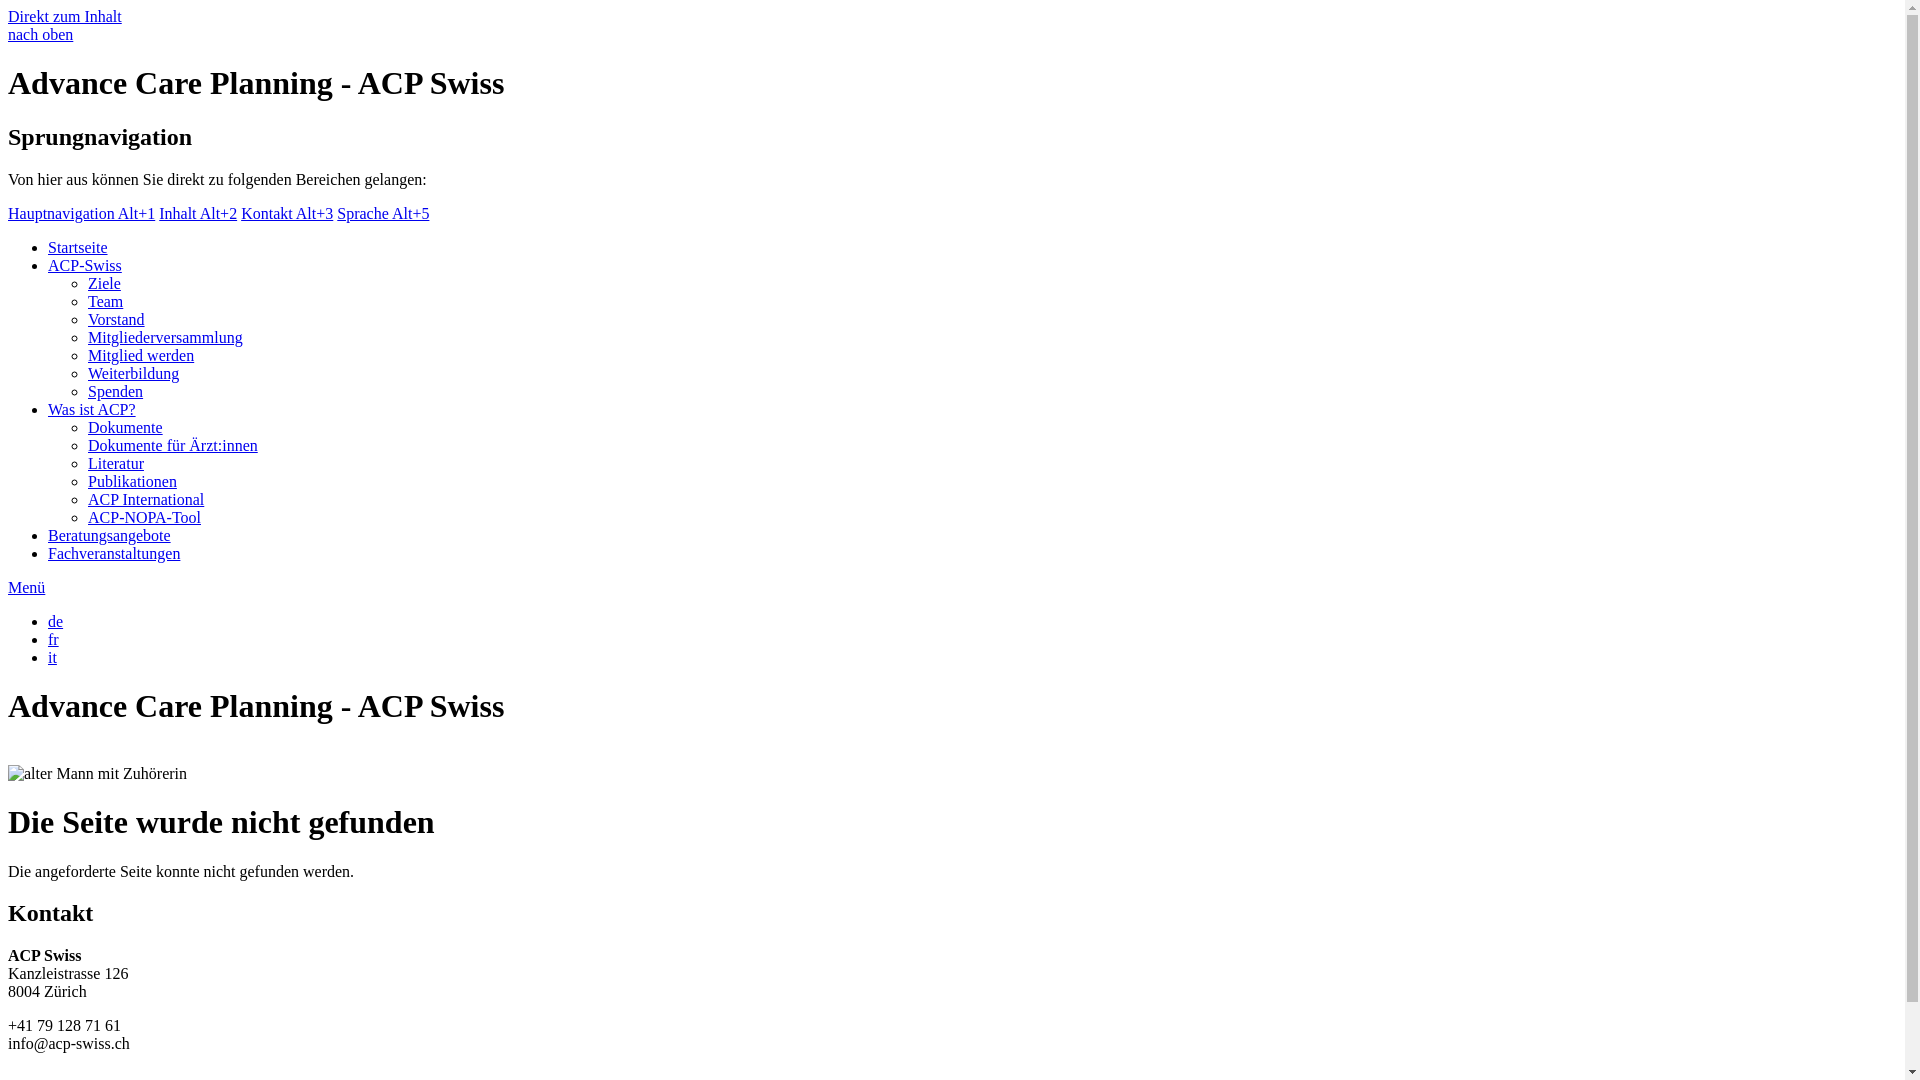 The image size is (1920, 1080). I want to click on 'ACP-NOPA-Tool', so click(143, 516).